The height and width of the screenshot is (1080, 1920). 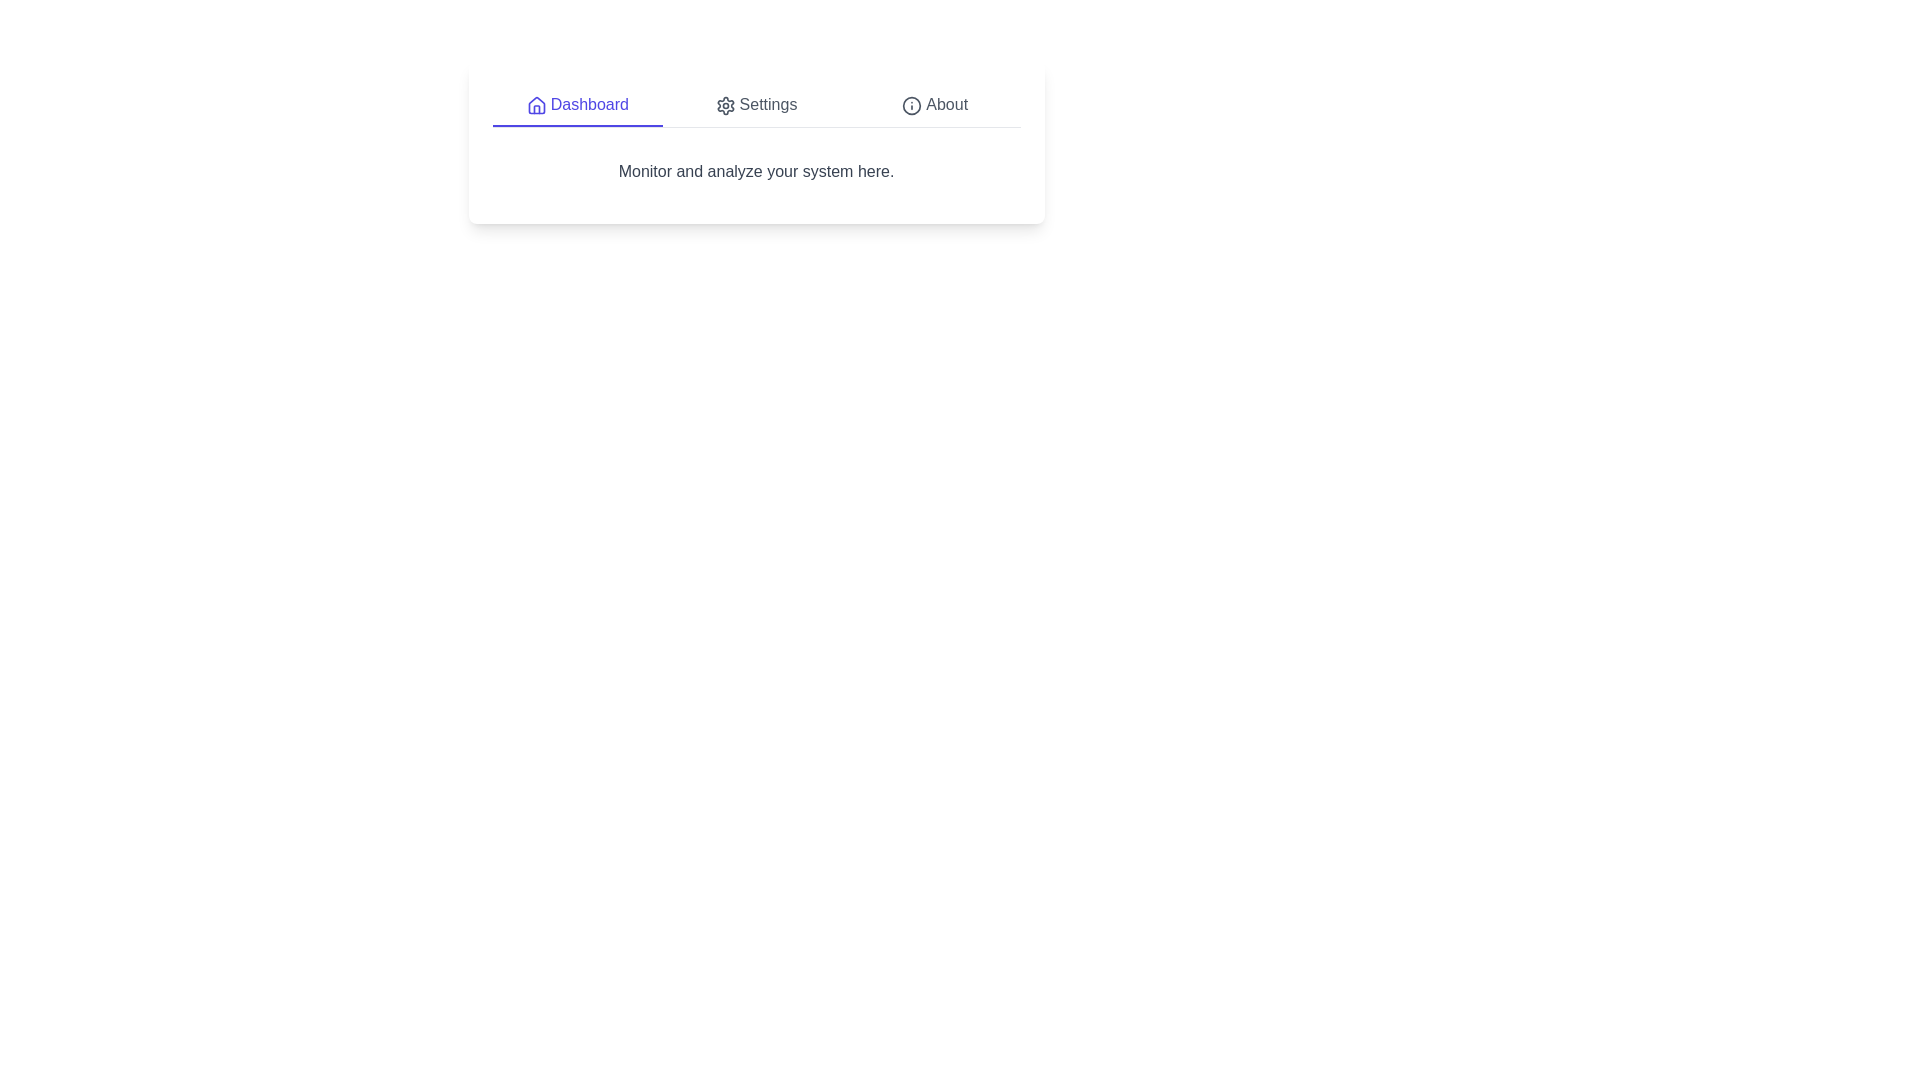 What do you see at coordinates (576, 105) in the screenshot?
I see `the Dashboard tab to navigate to its content` at bounding box center [576, 105].